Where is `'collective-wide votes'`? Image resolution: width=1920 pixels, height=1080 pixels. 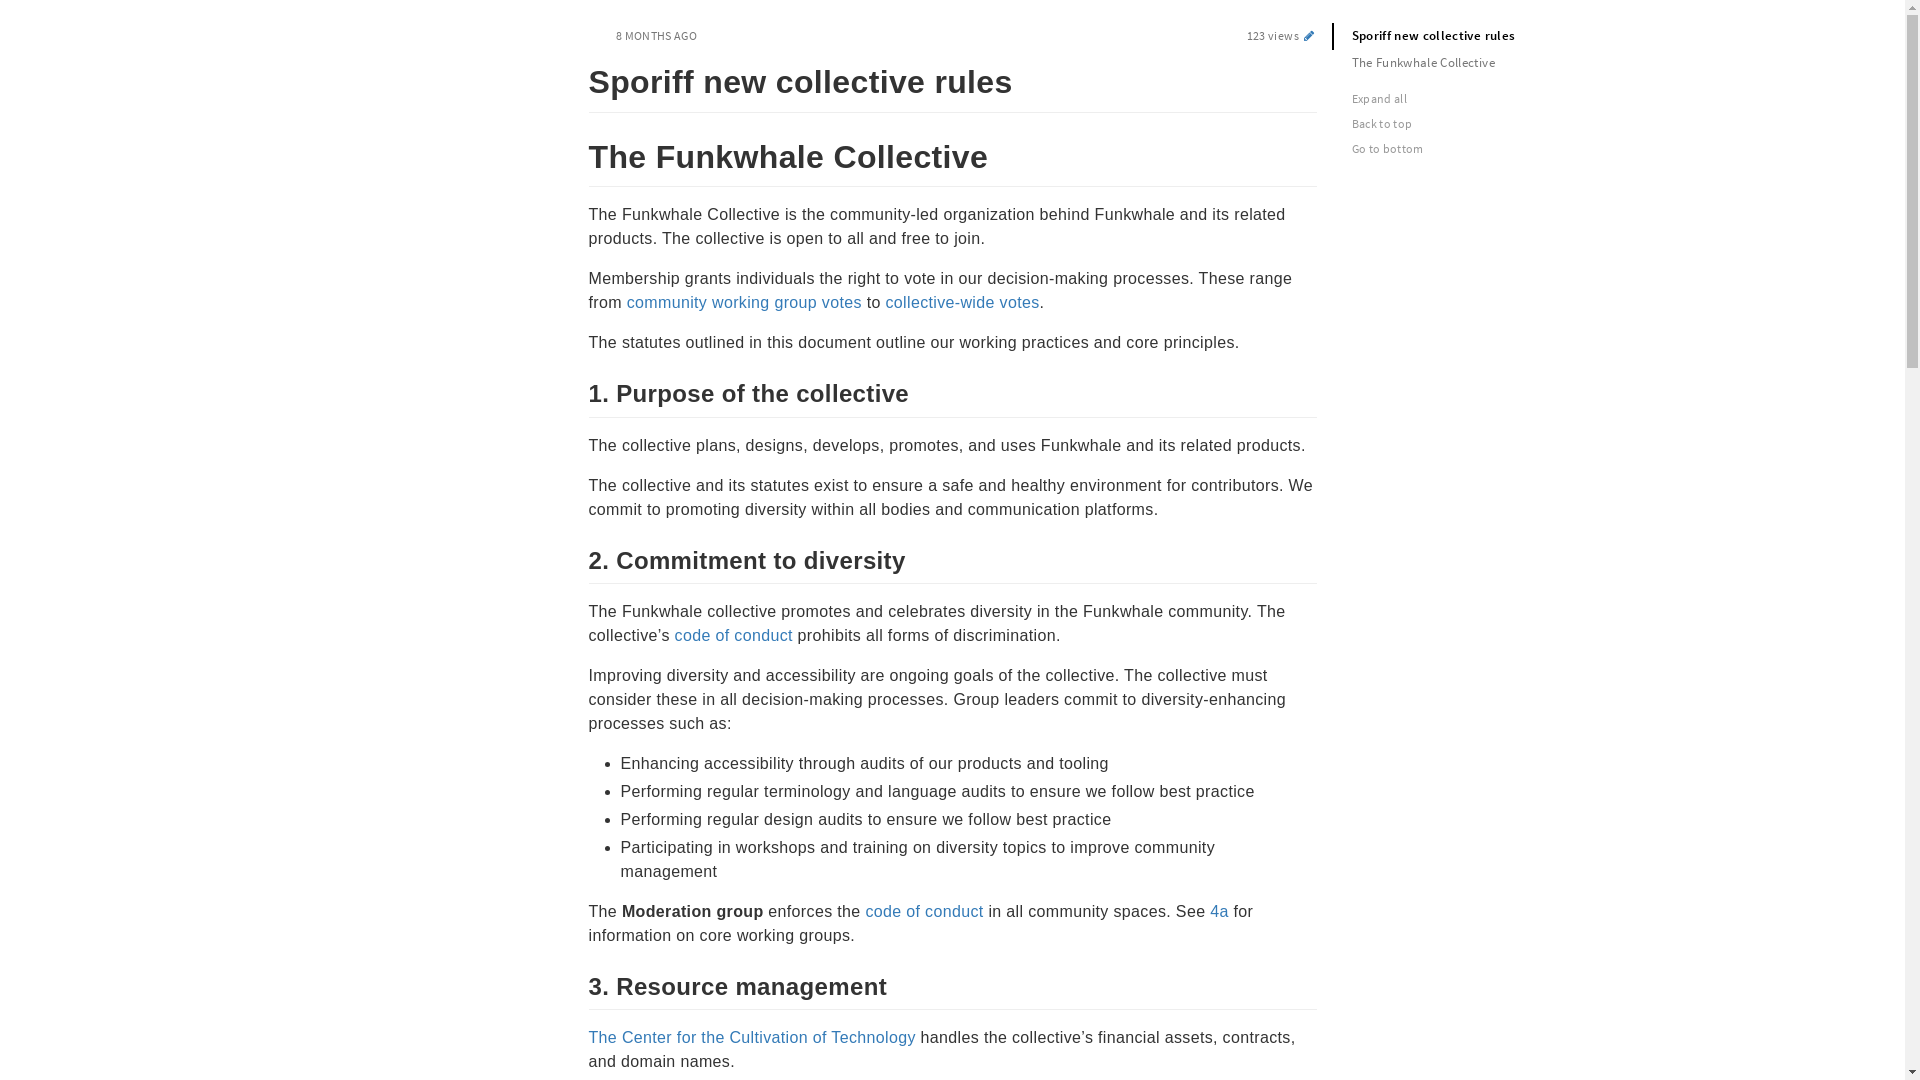 'collective-wide votes' is located at coordinates (883, 302).